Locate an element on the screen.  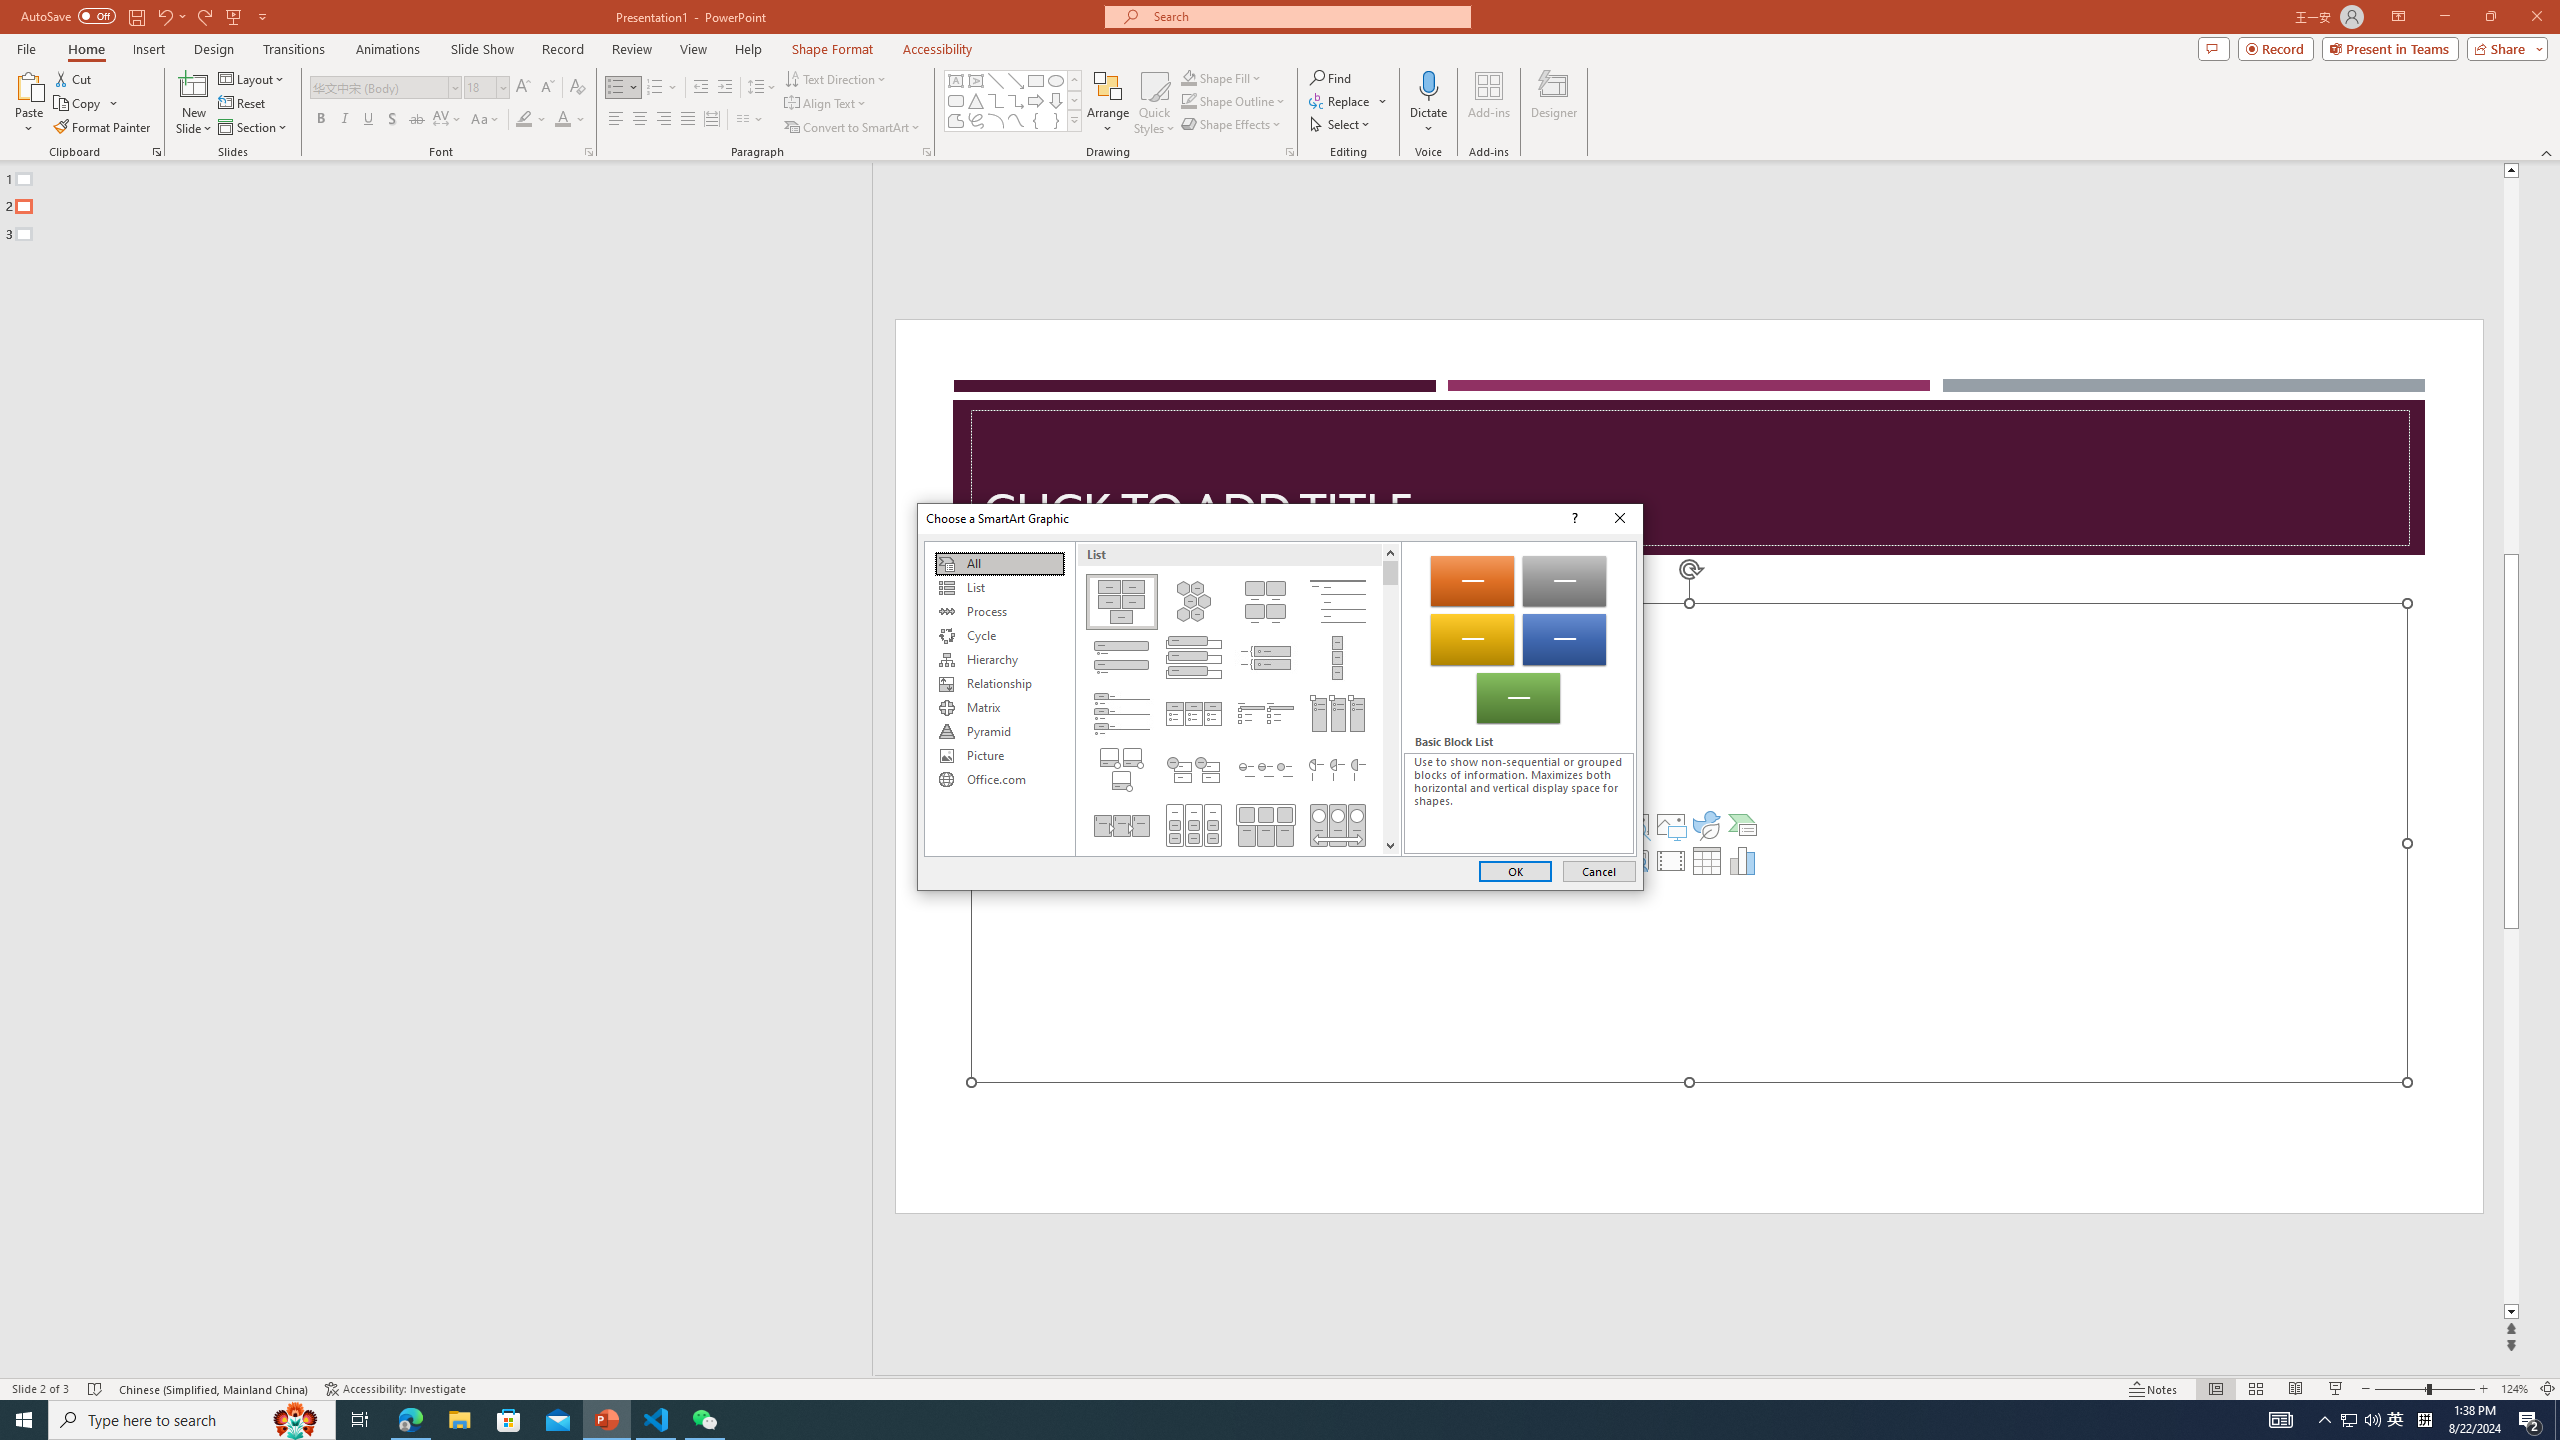
'Office.com' is located at coordinates (998, 778).